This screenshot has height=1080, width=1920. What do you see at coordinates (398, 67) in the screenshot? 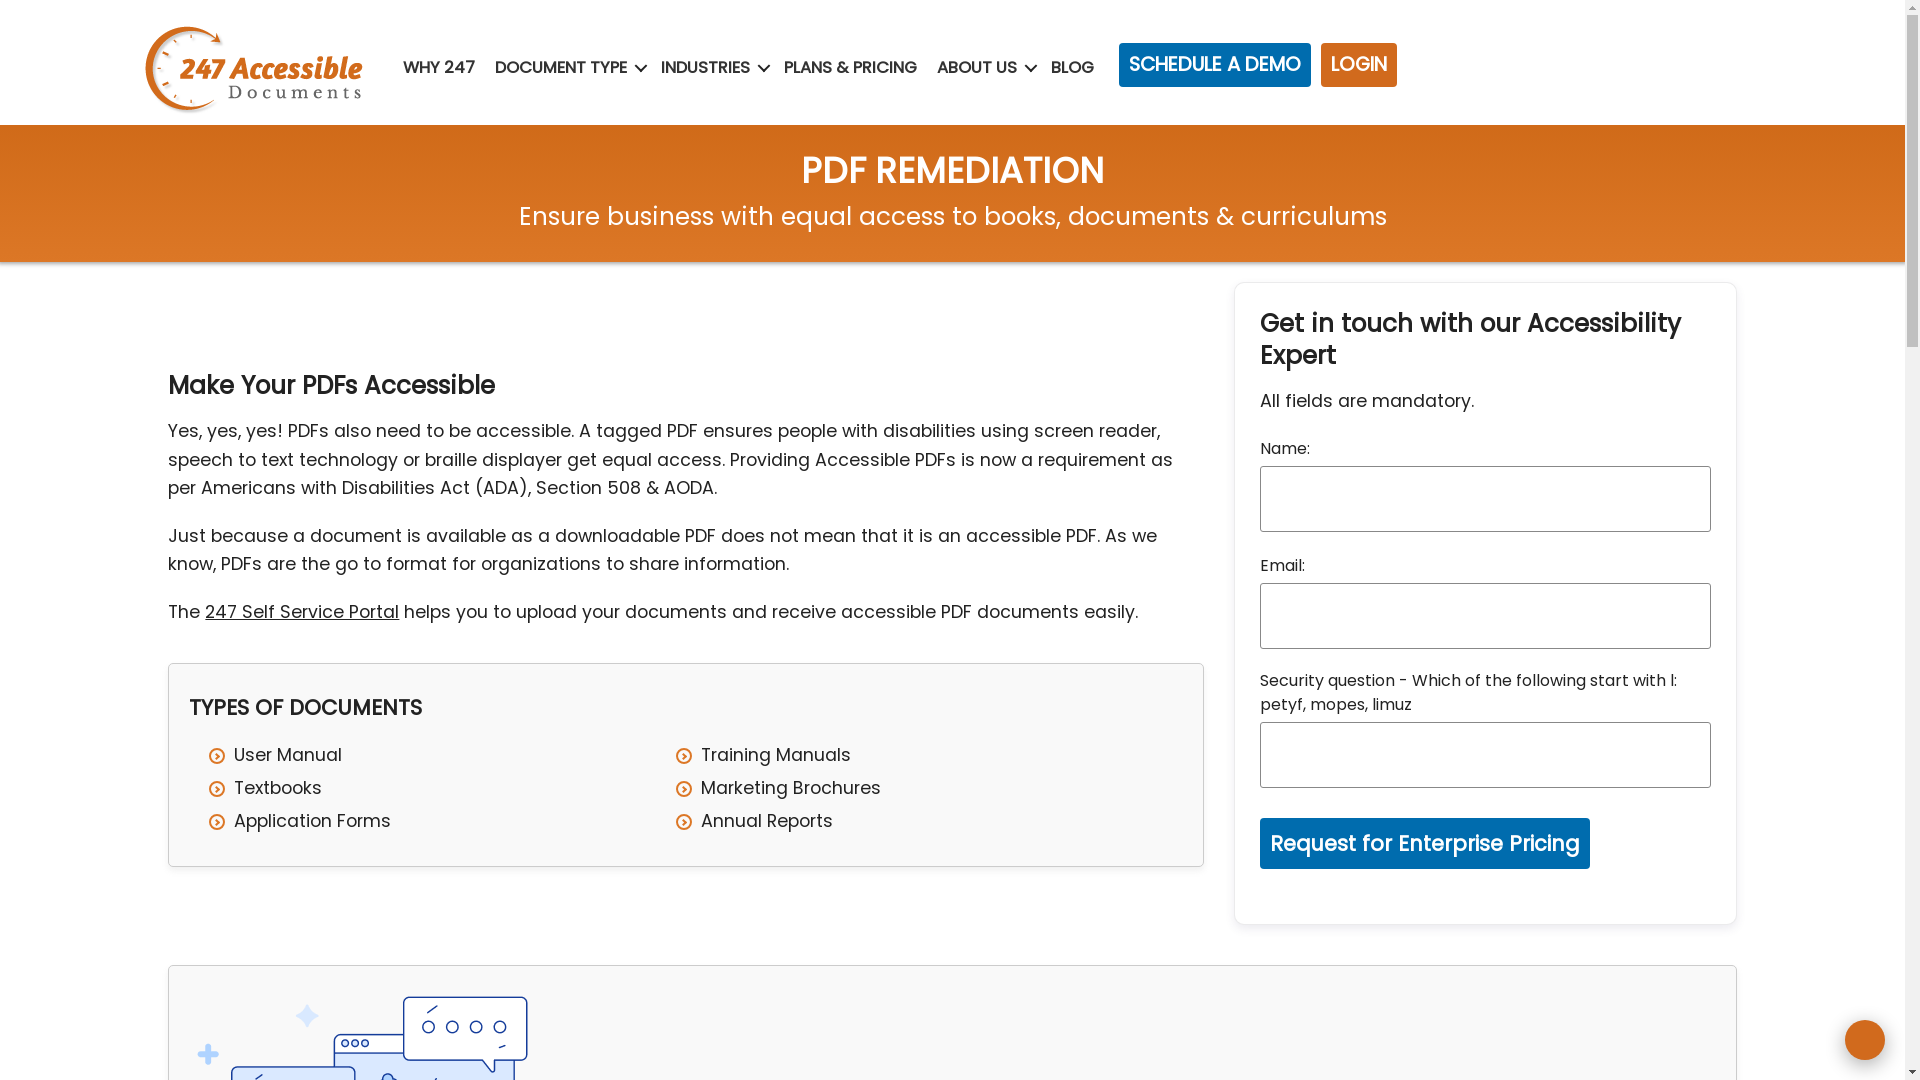
I see `'WHY 247'` at bounding box center [398, 67].